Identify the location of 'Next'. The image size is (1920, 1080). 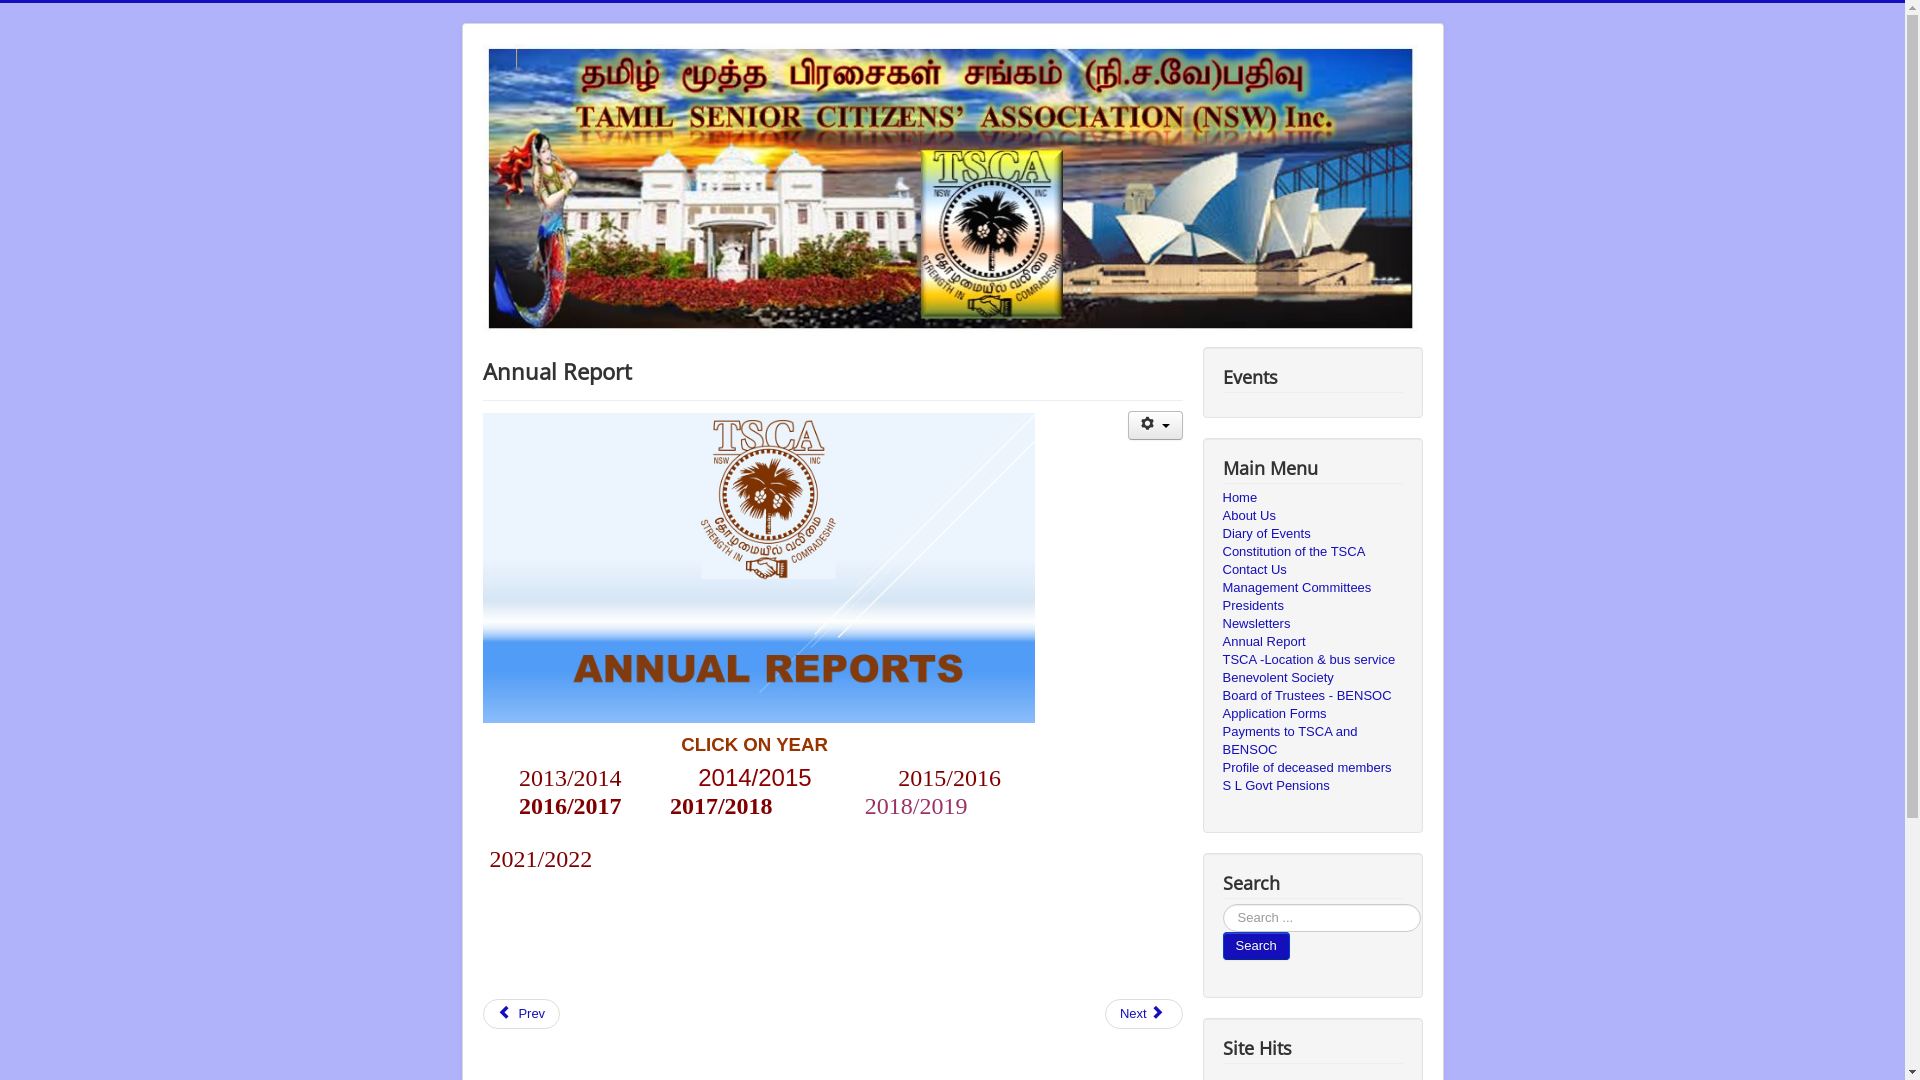
(1143, 1014).